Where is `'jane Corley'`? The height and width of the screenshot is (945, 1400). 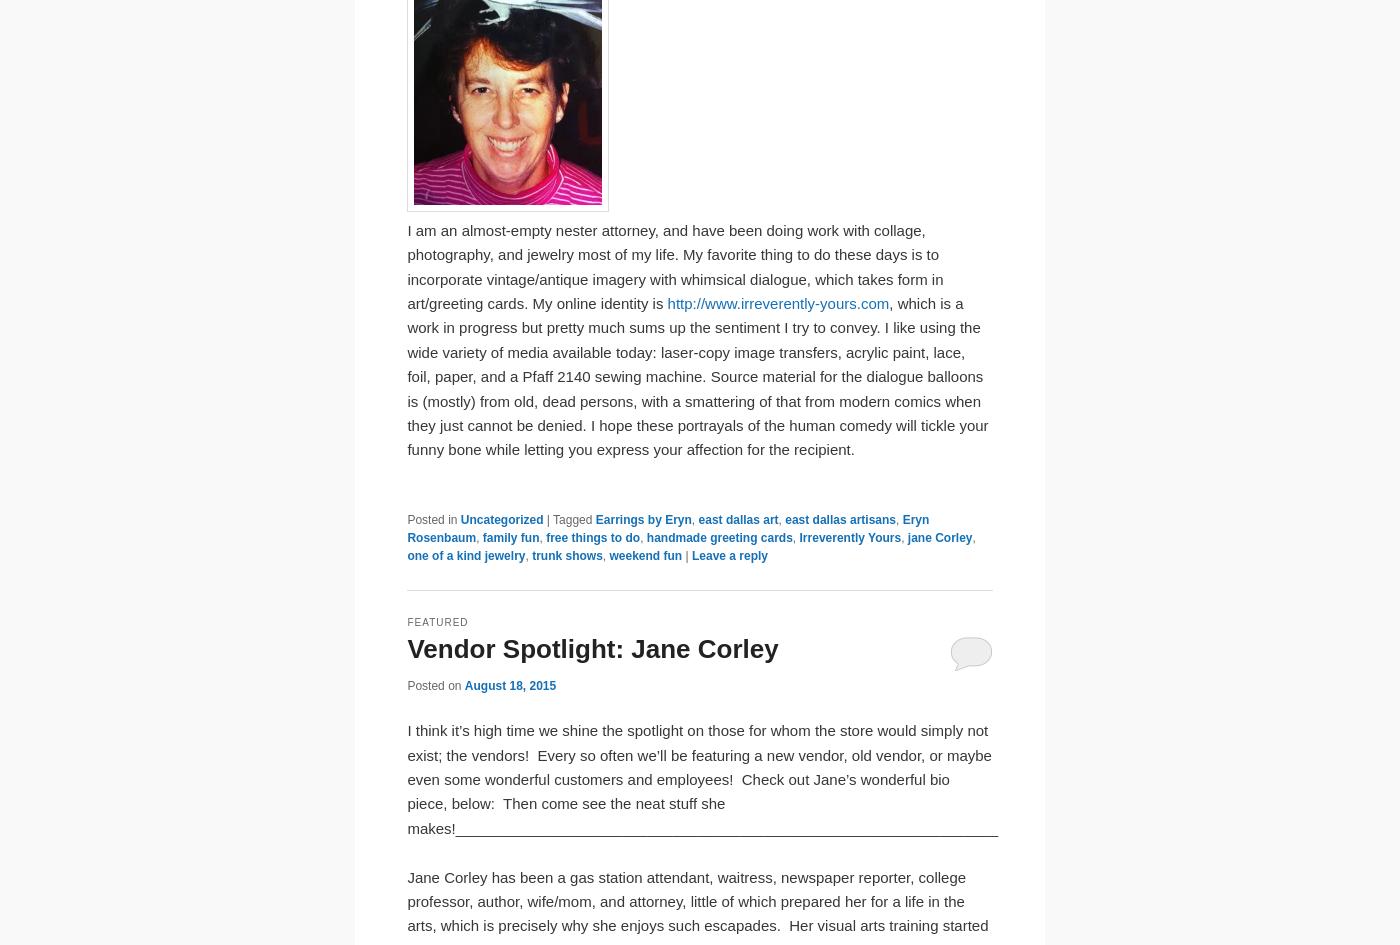
'jane Corley' is located at coordinates (907, 536).